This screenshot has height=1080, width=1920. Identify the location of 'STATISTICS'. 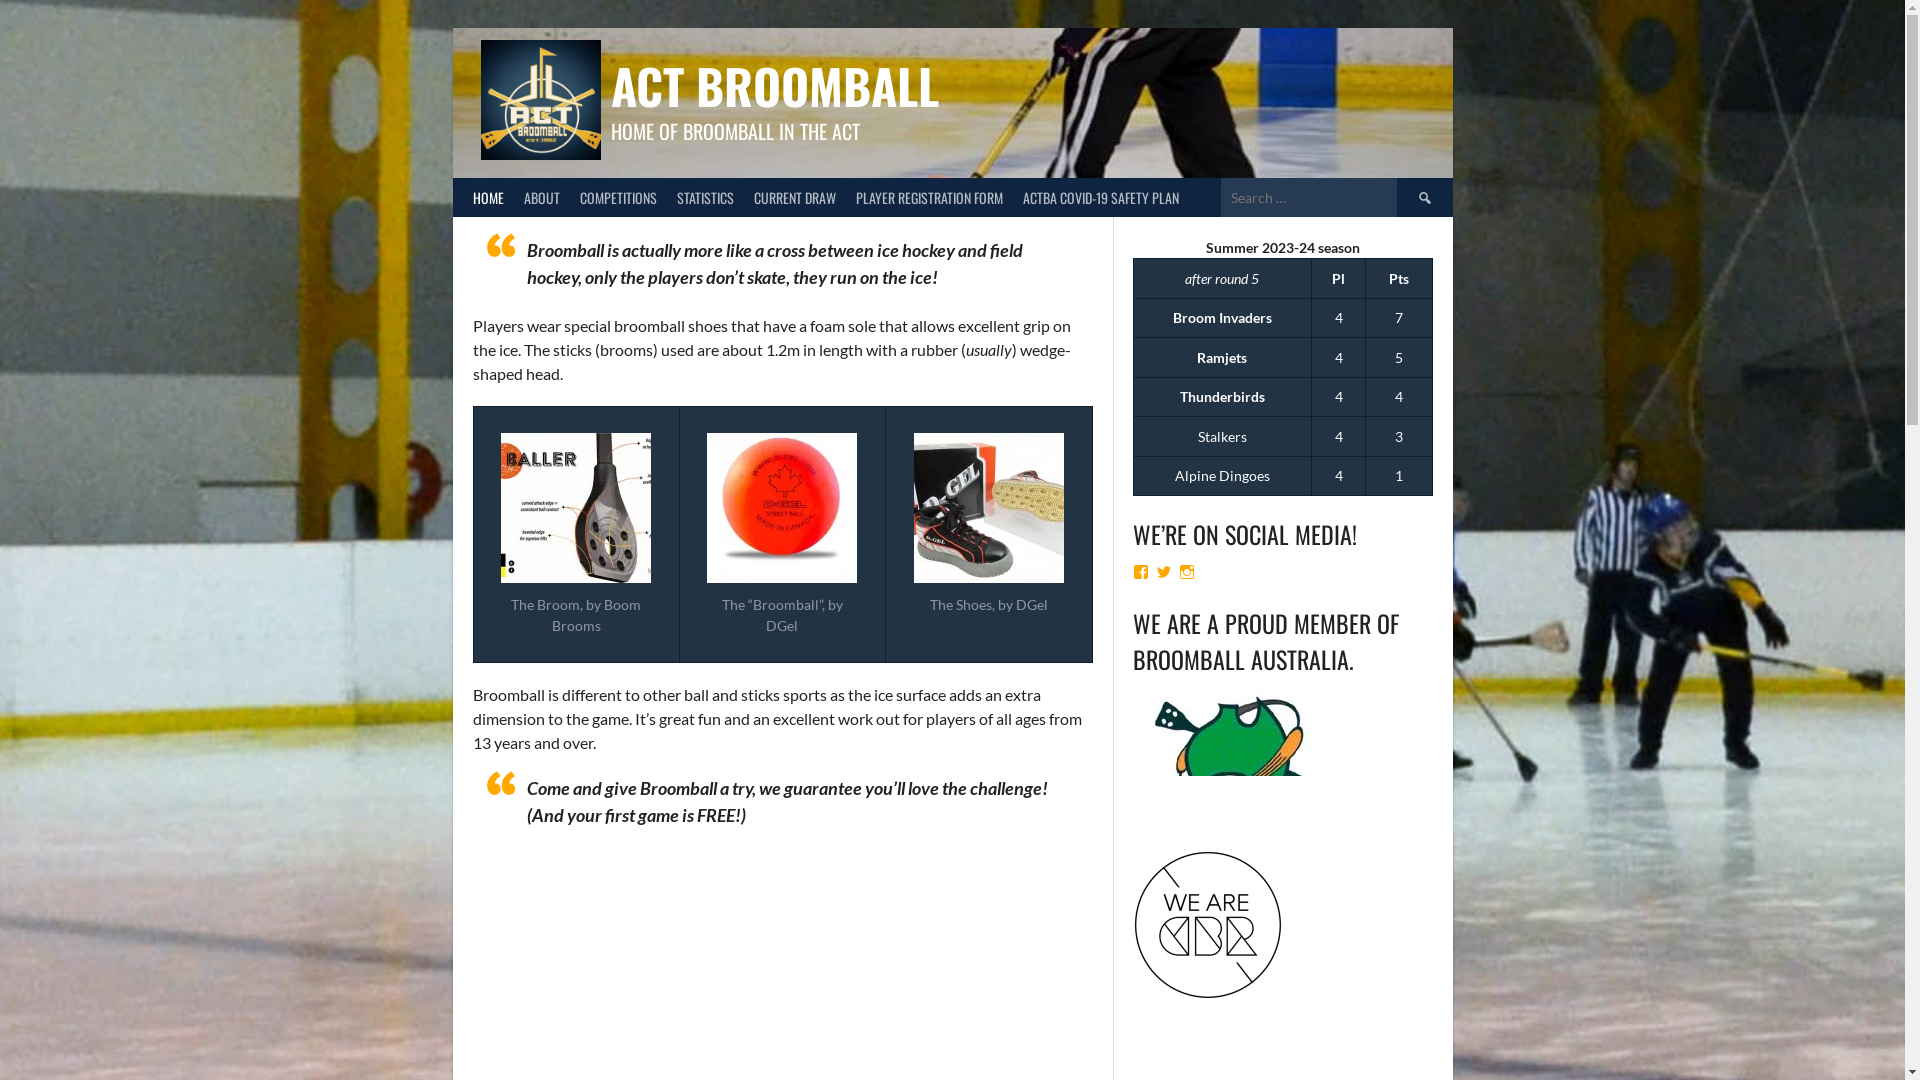
(666, 197).